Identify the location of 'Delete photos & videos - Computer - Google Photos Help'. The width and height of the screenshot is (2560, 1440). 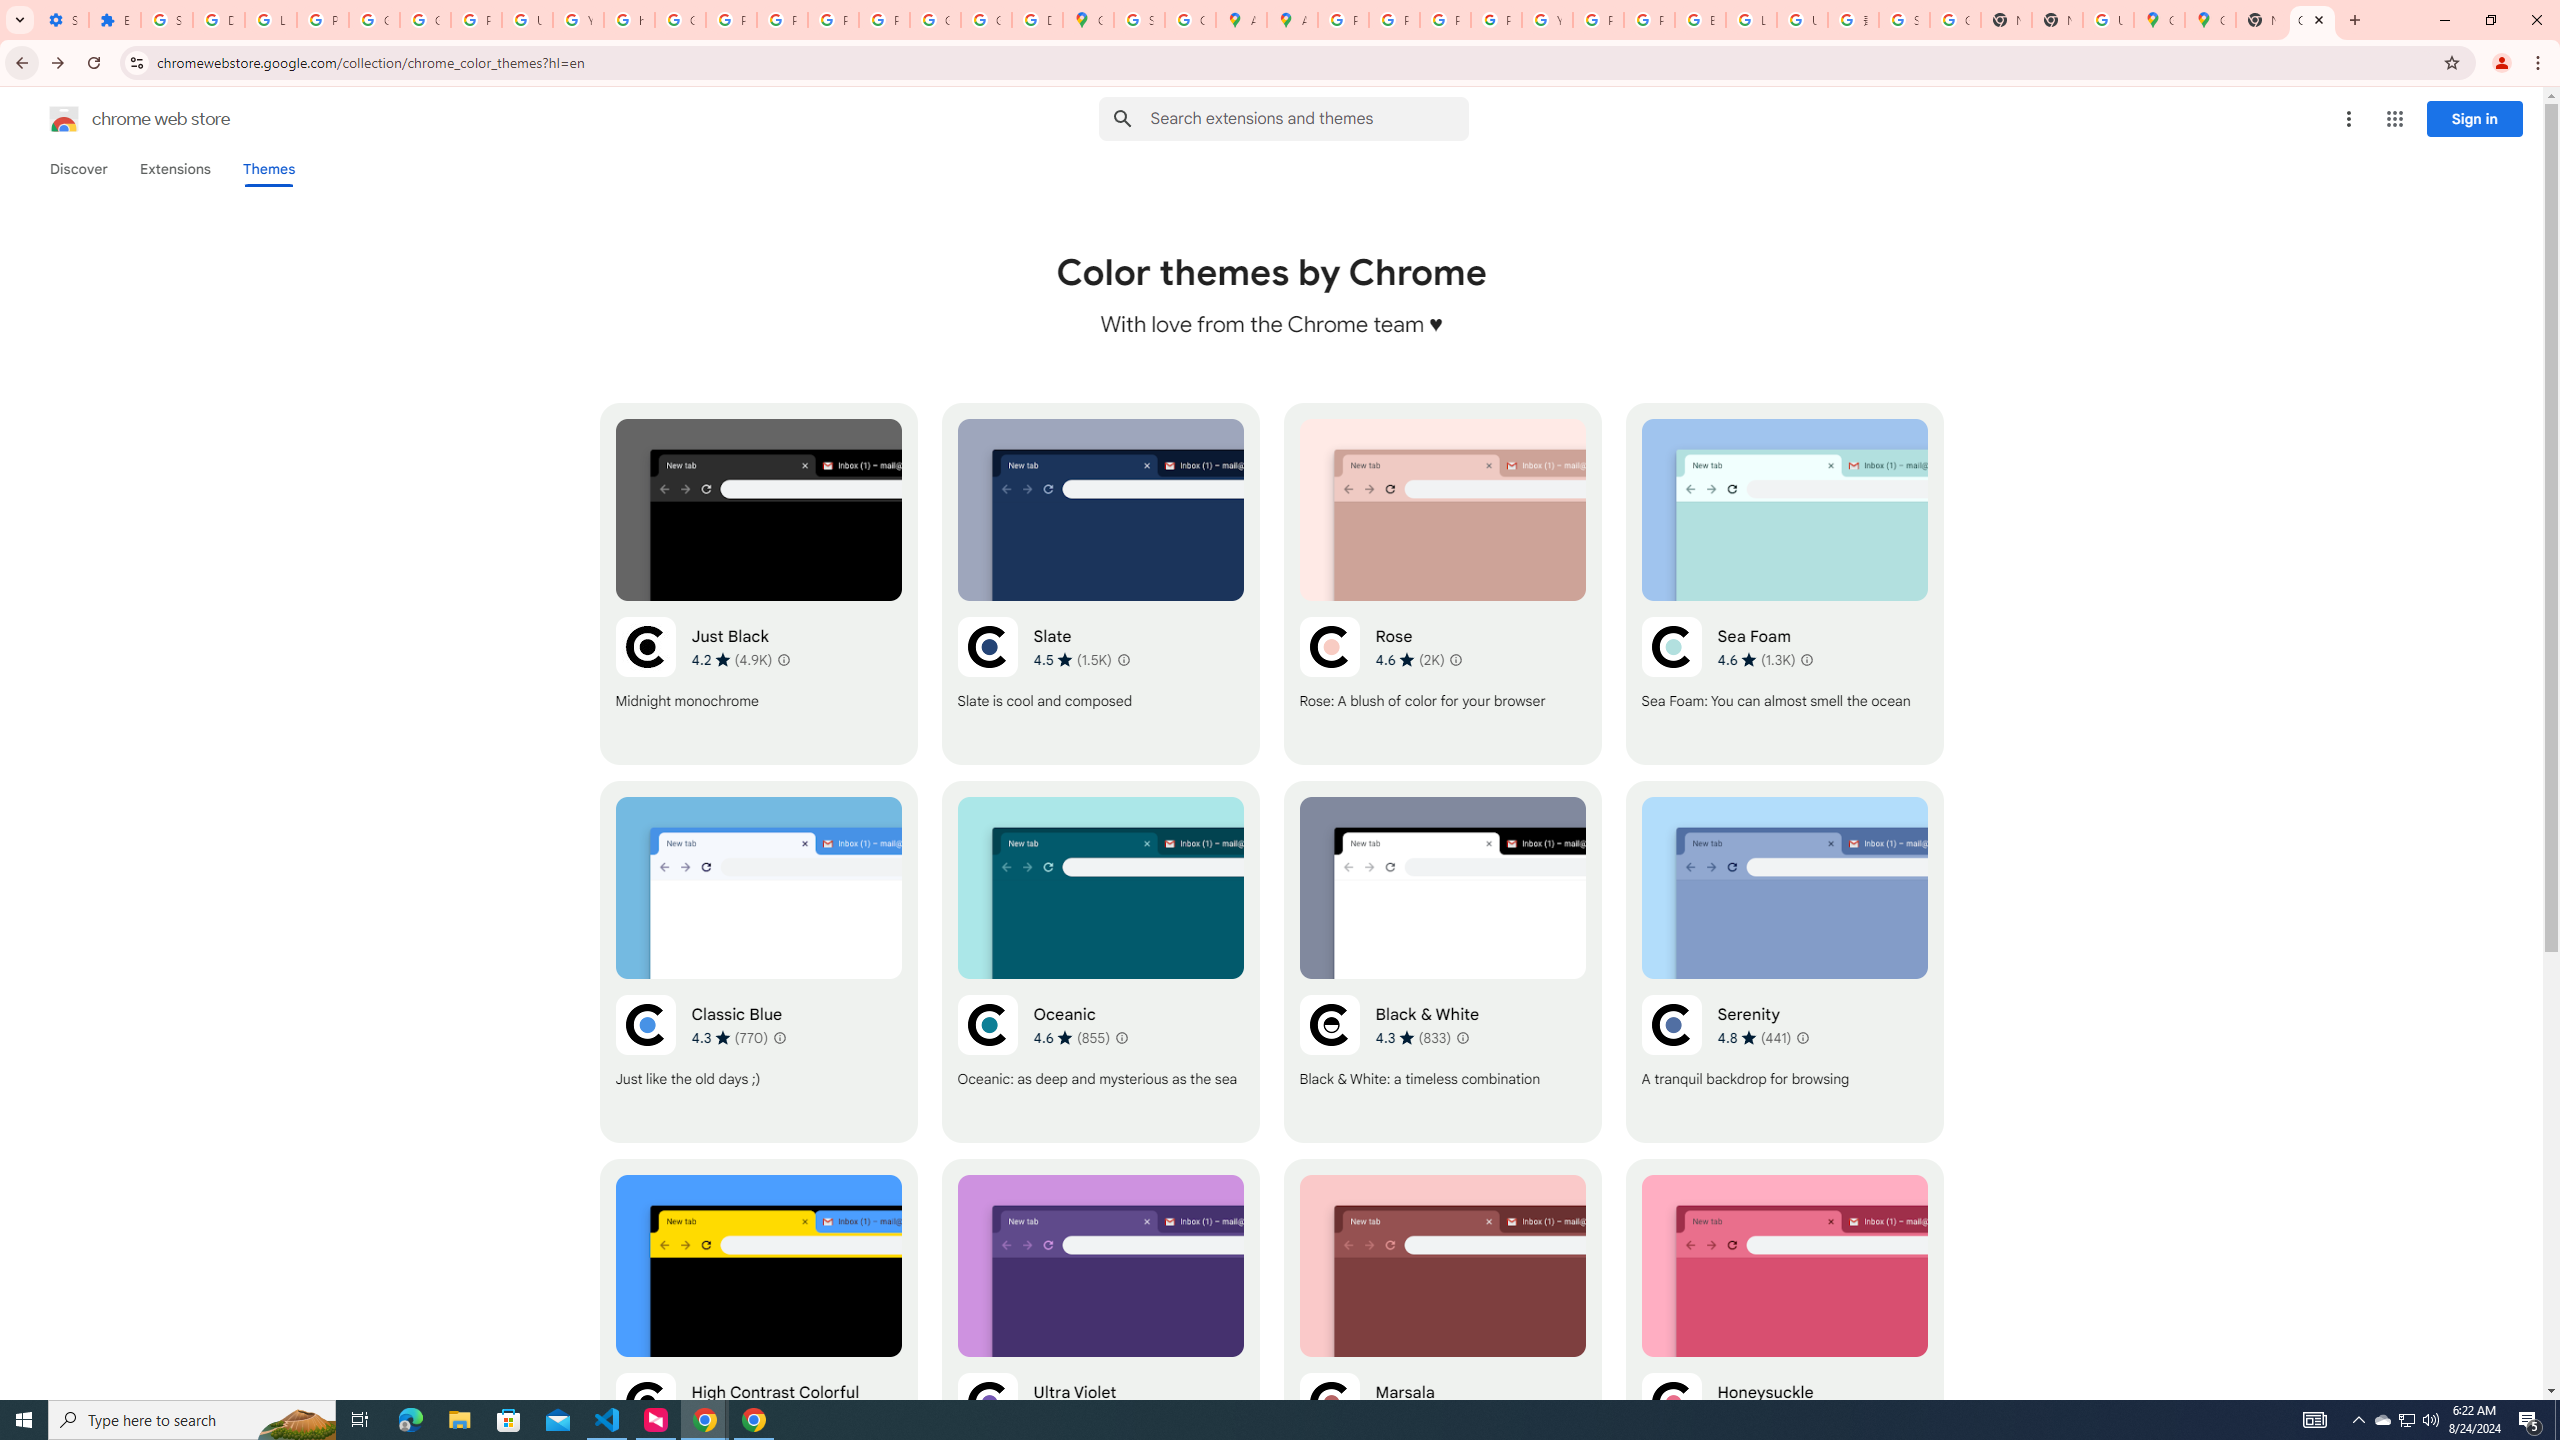
(217, 19).